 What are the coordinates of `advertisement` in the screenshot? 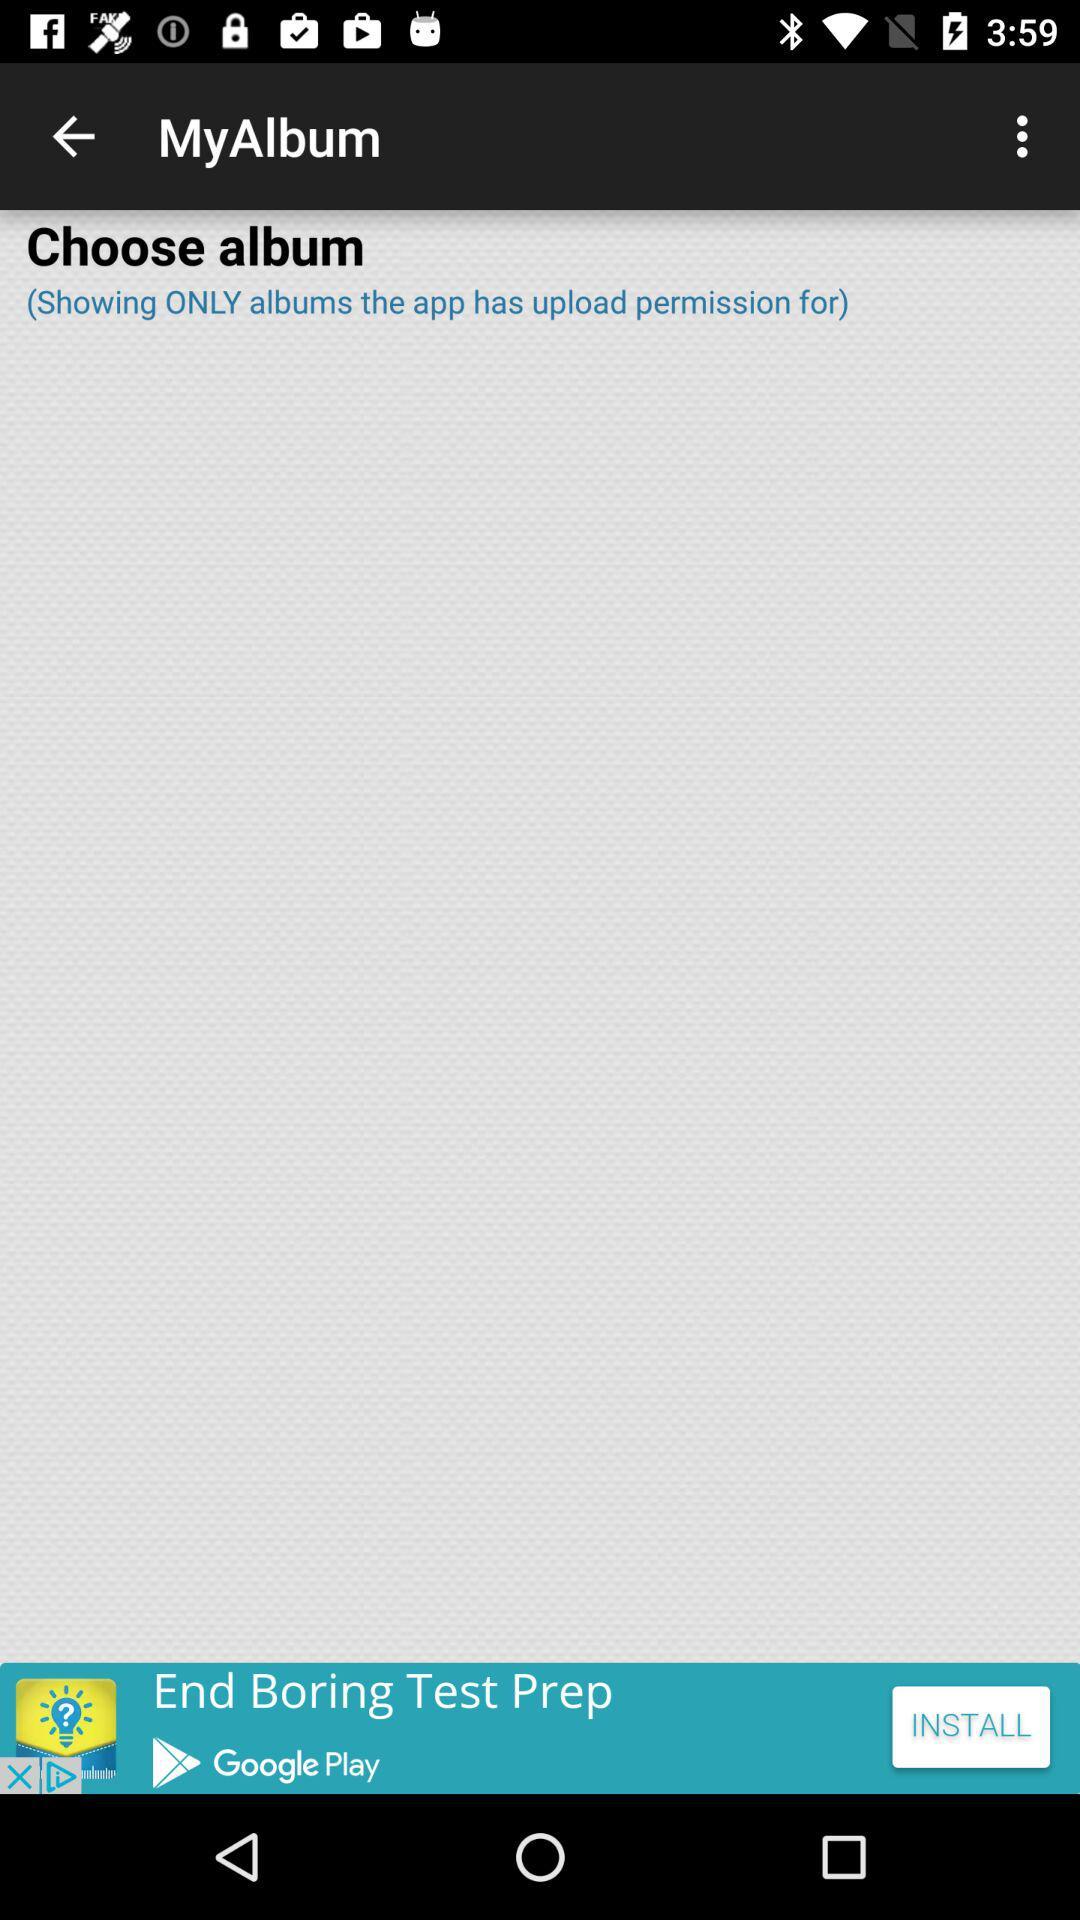 It's located at (540, 1727).